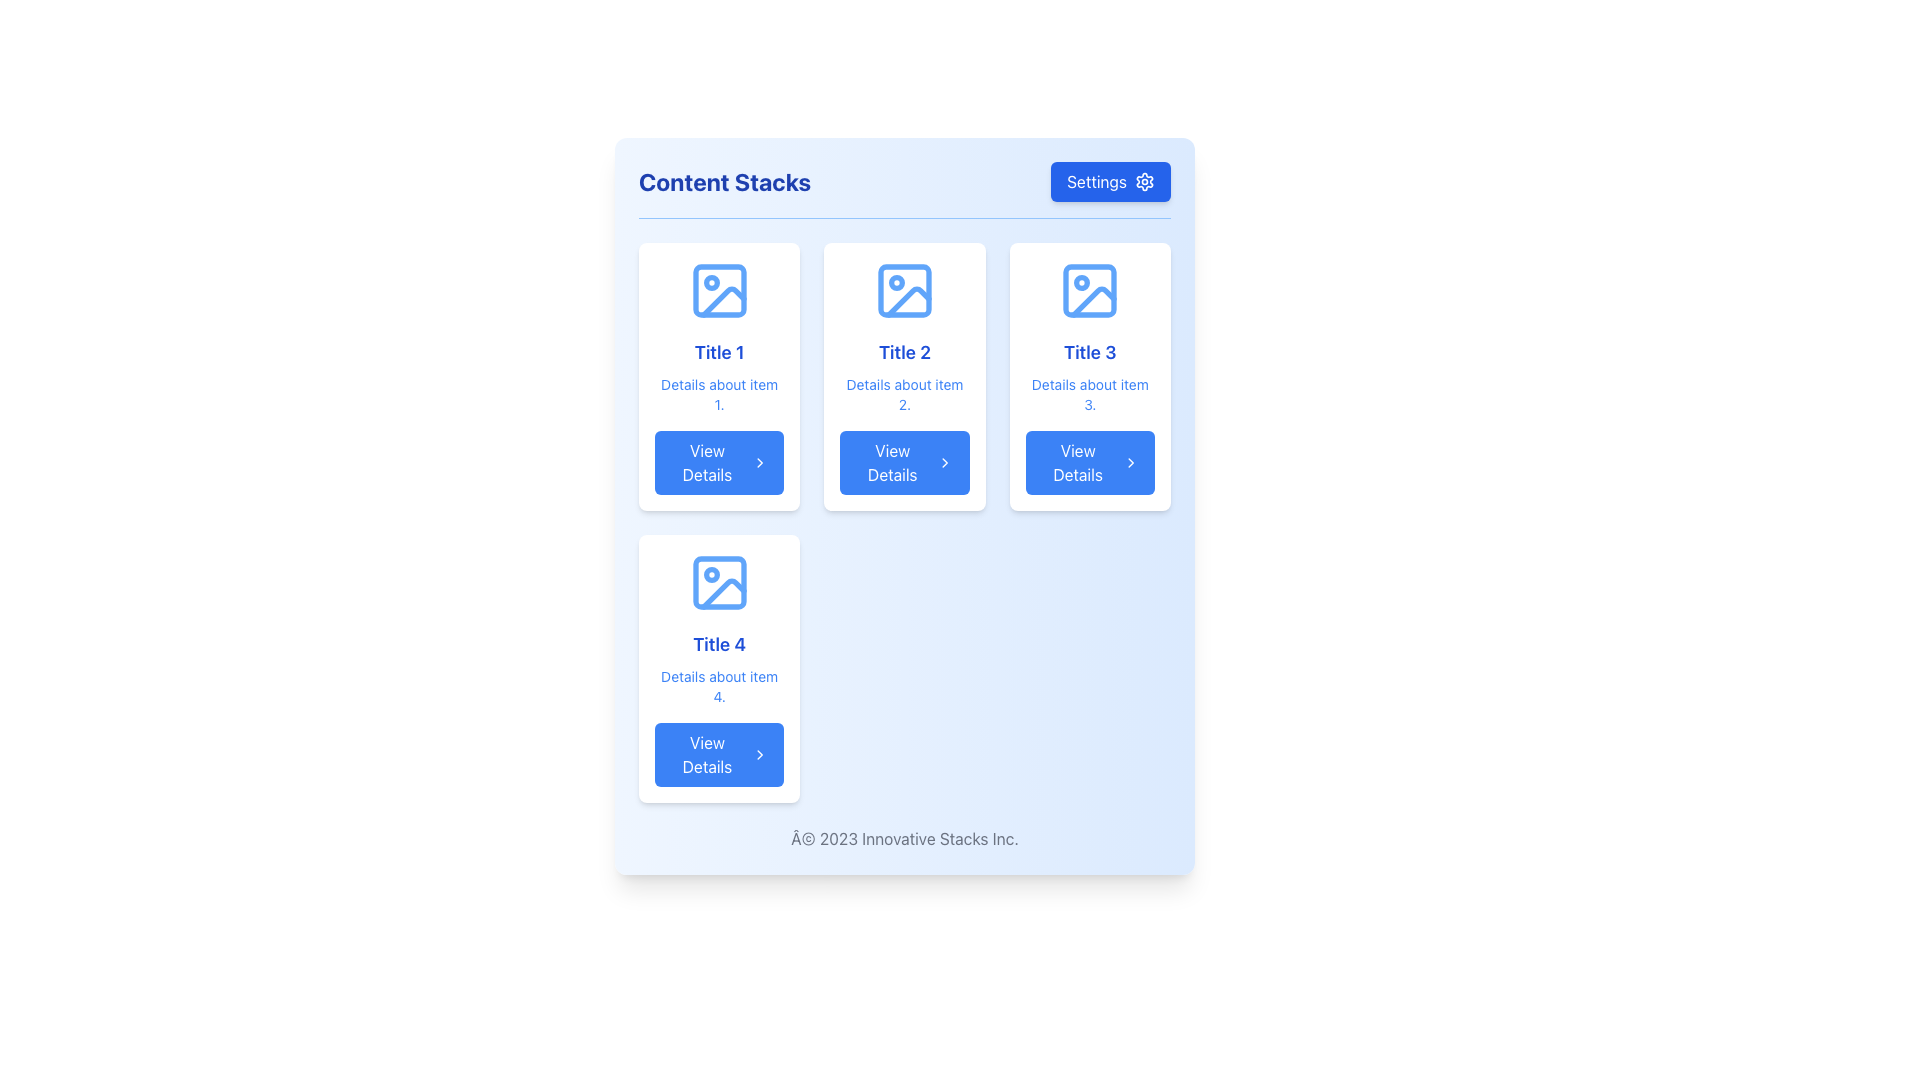 Image resolution: width=1920 pixels, height=1080 pixels. Describe the element at coordinates (903, 462) in the screenshot. I see `the rectangular button with a blue background and white text that reads 'View Details'` at that location.